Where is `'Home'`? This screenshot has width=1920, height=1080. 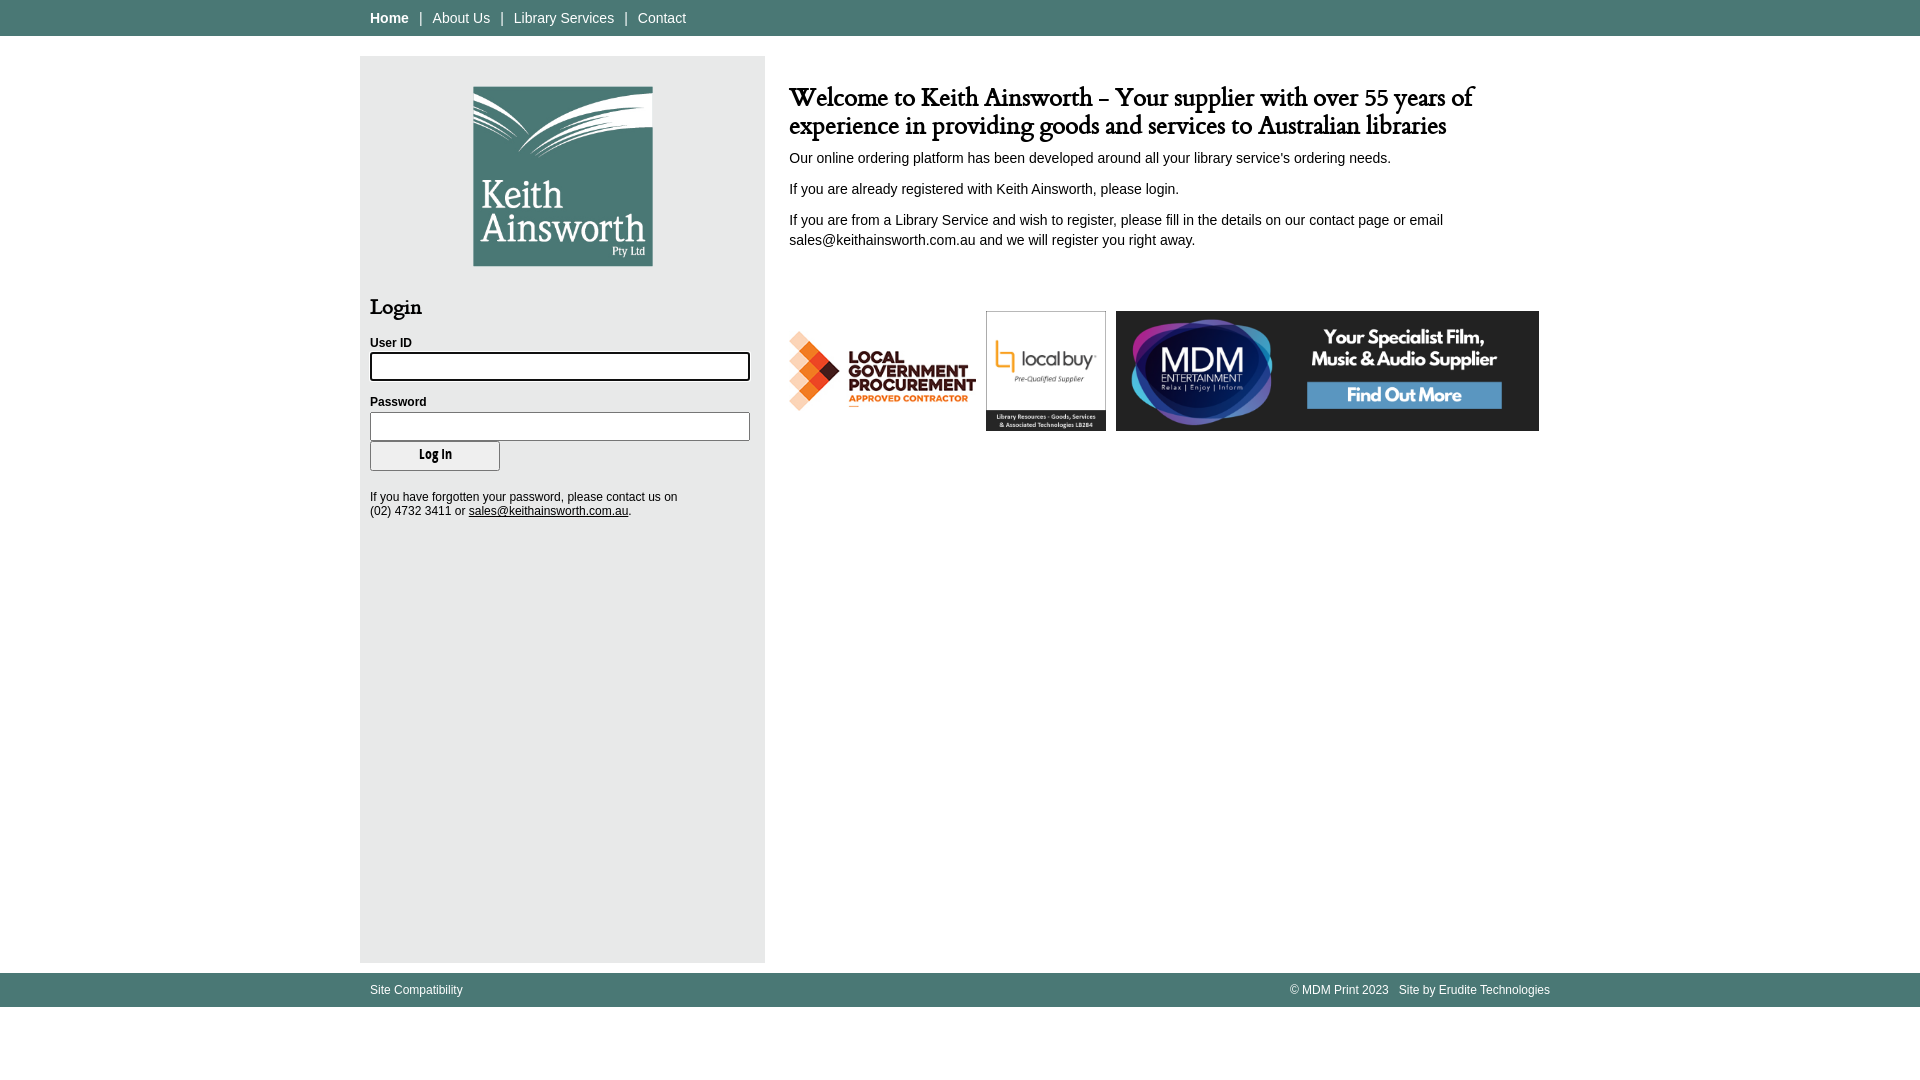 'Home' is located at coordinates (389, 18).